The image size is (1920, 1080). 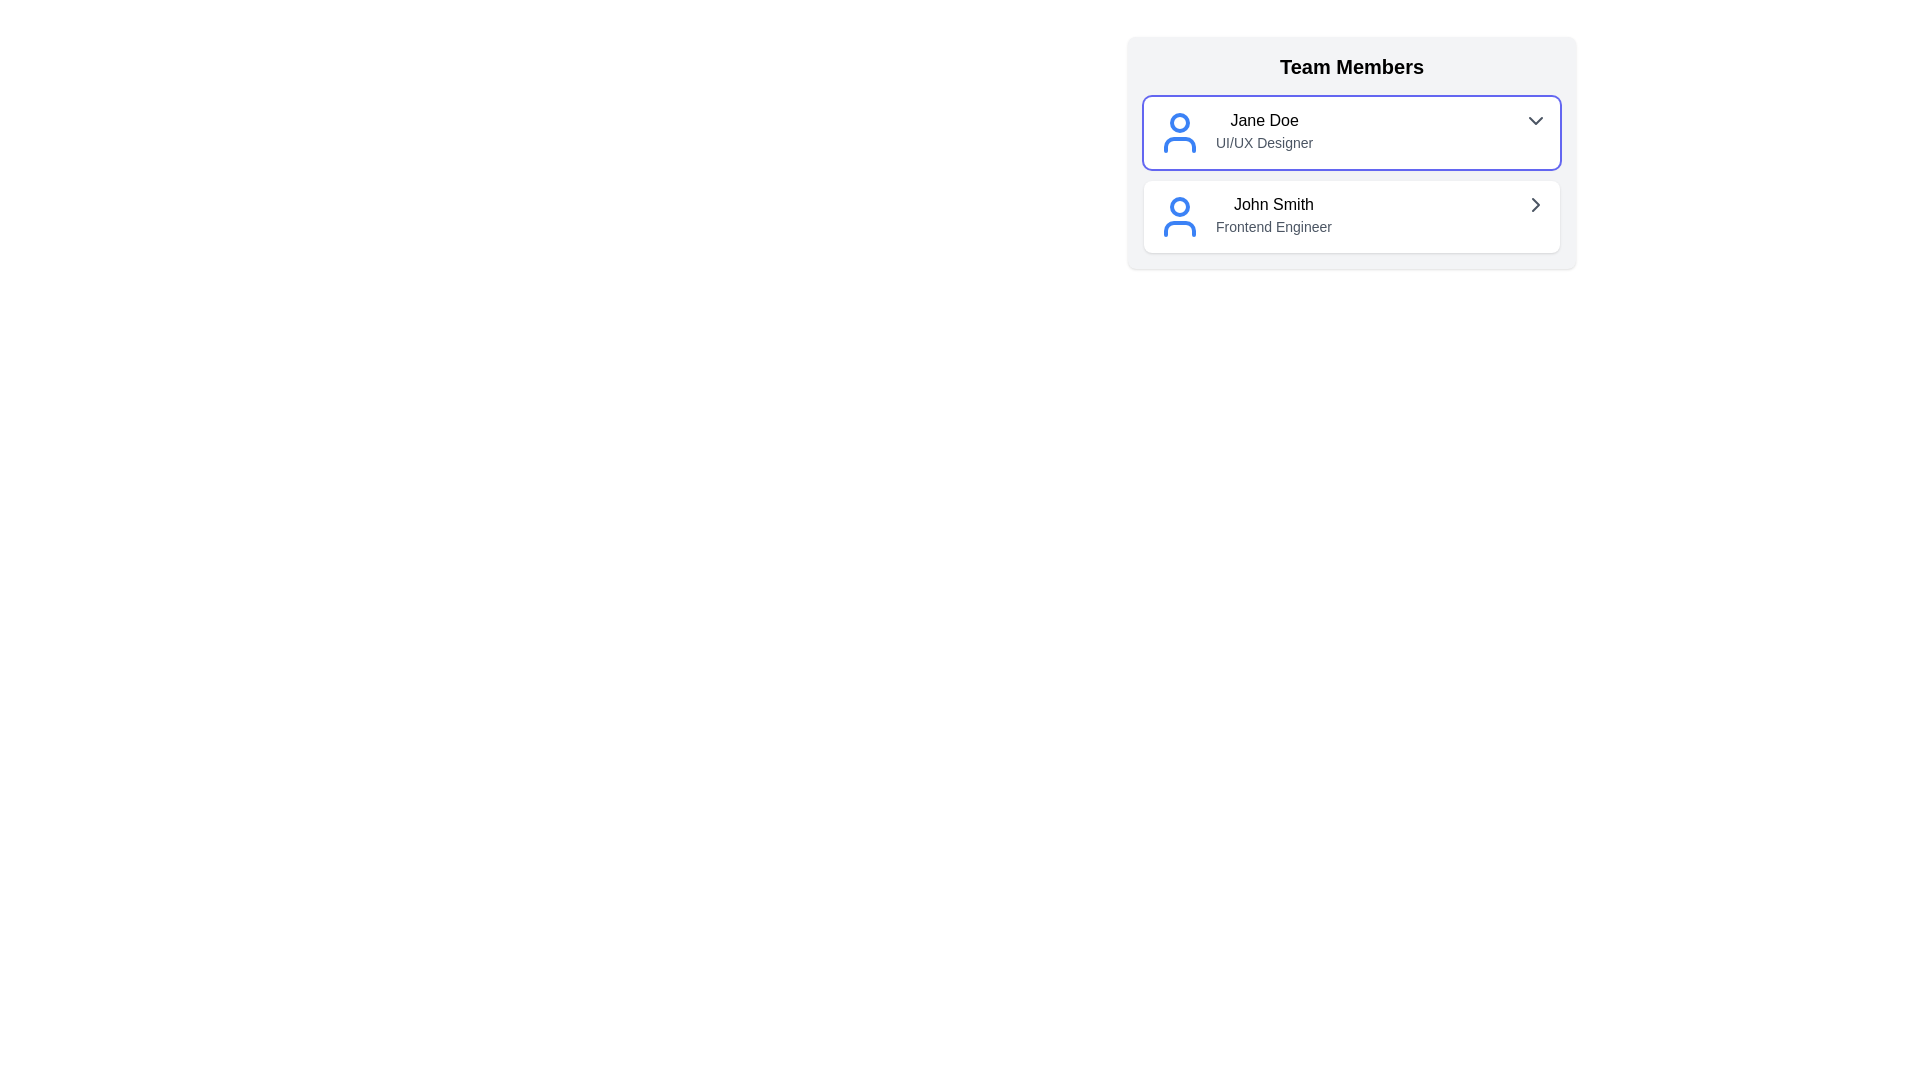 What do you see at coordinates (1263, 120) in the screenshot?
I see `on the text label displaying the name of a team member, which is located at the top-left corner of a profile card in the 'Team Members' panel` at bounding box center [1263, 120].